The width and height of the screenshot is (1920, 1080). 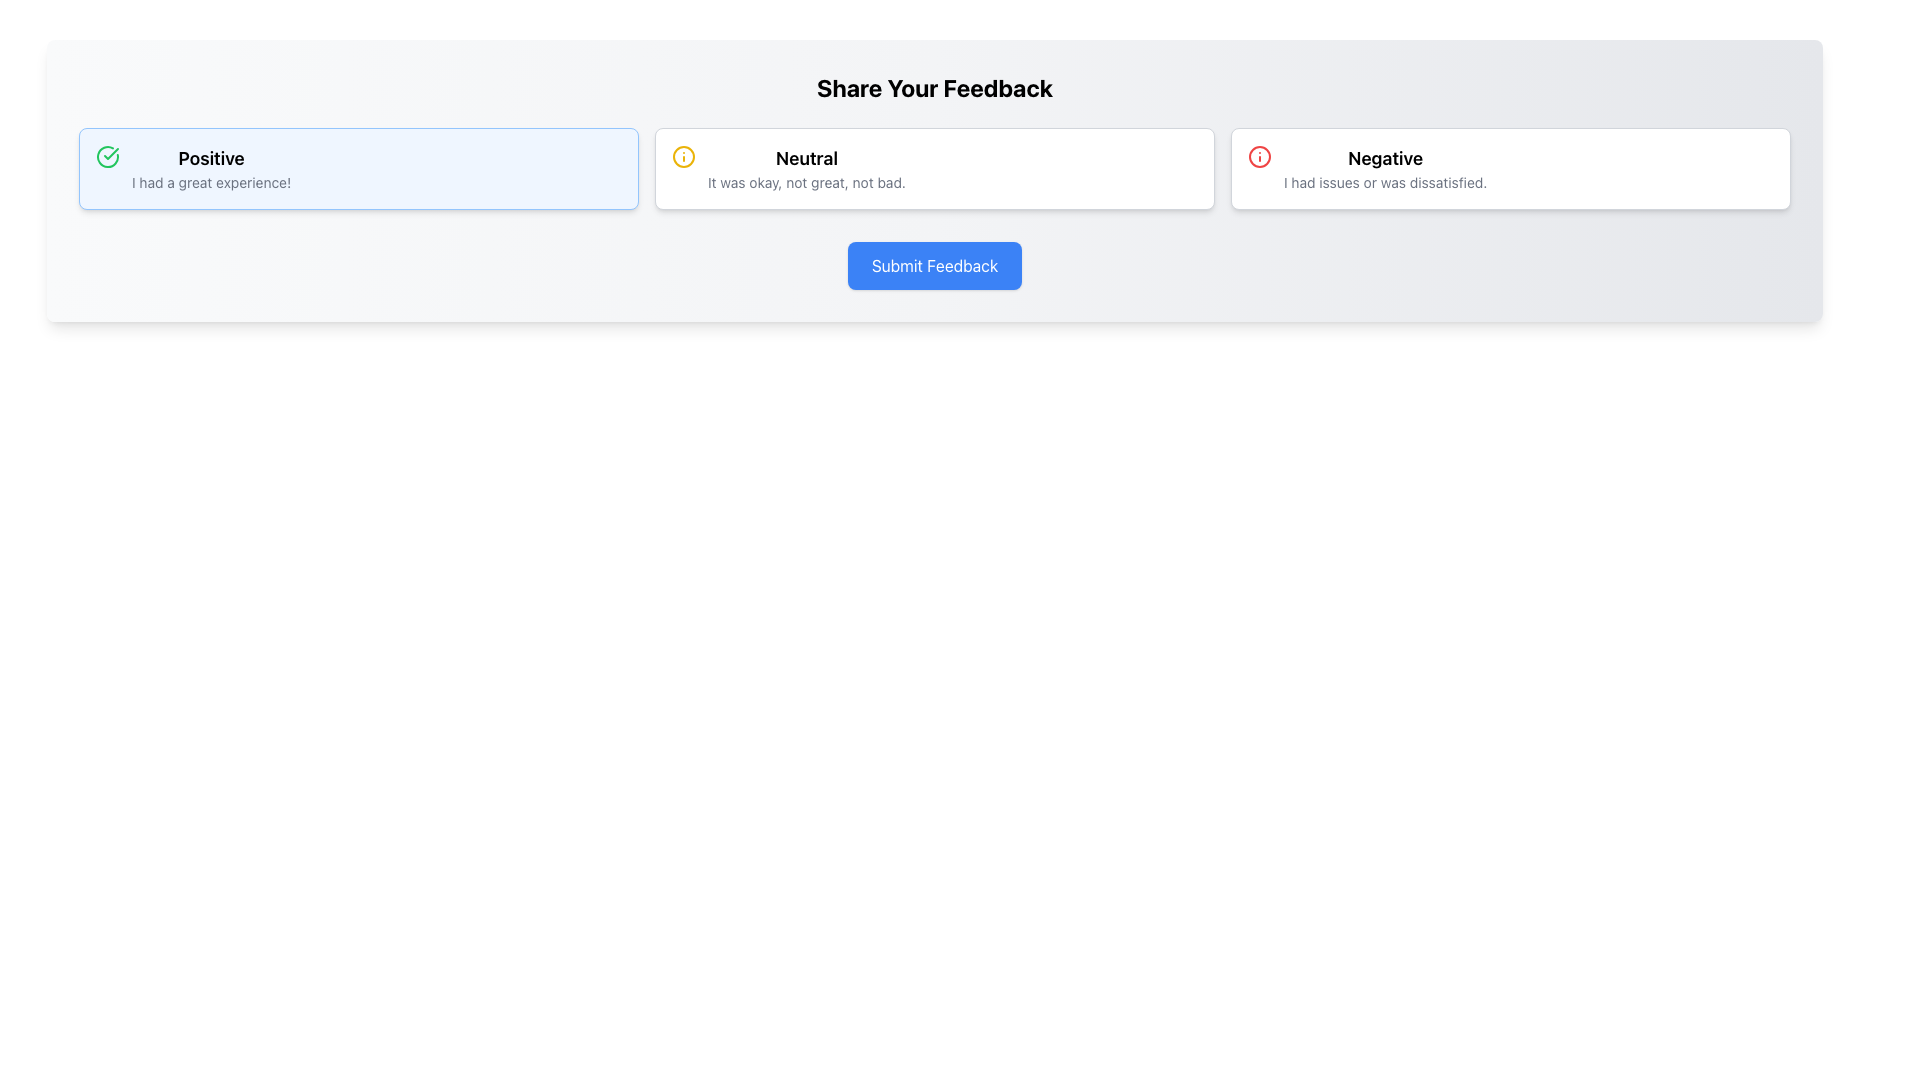 I want to click on the 'Negative' feedback option box labeled 'I had issues or was dissatisfied', so click(x=1511, y=168).